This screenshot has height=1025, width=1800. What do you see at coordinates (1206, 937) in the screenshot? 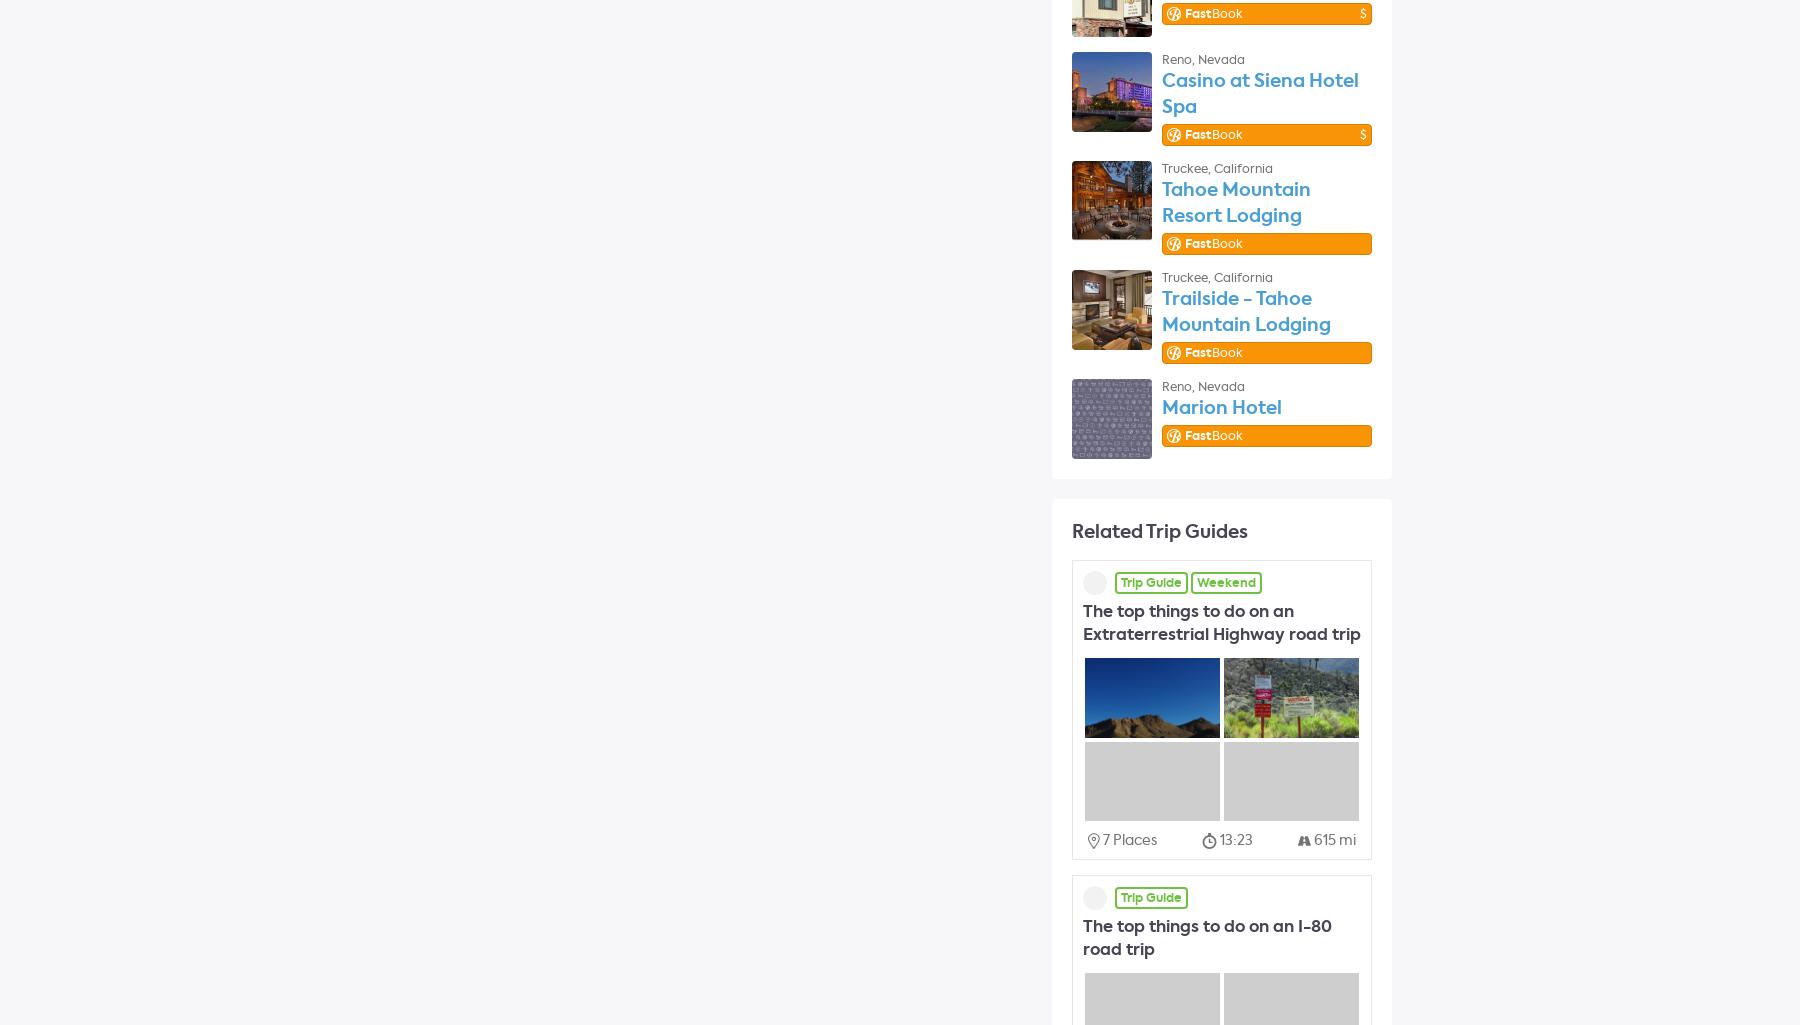
I see `'The top things to do on an I-80 road trip'` at bounding box center [1206, 937].